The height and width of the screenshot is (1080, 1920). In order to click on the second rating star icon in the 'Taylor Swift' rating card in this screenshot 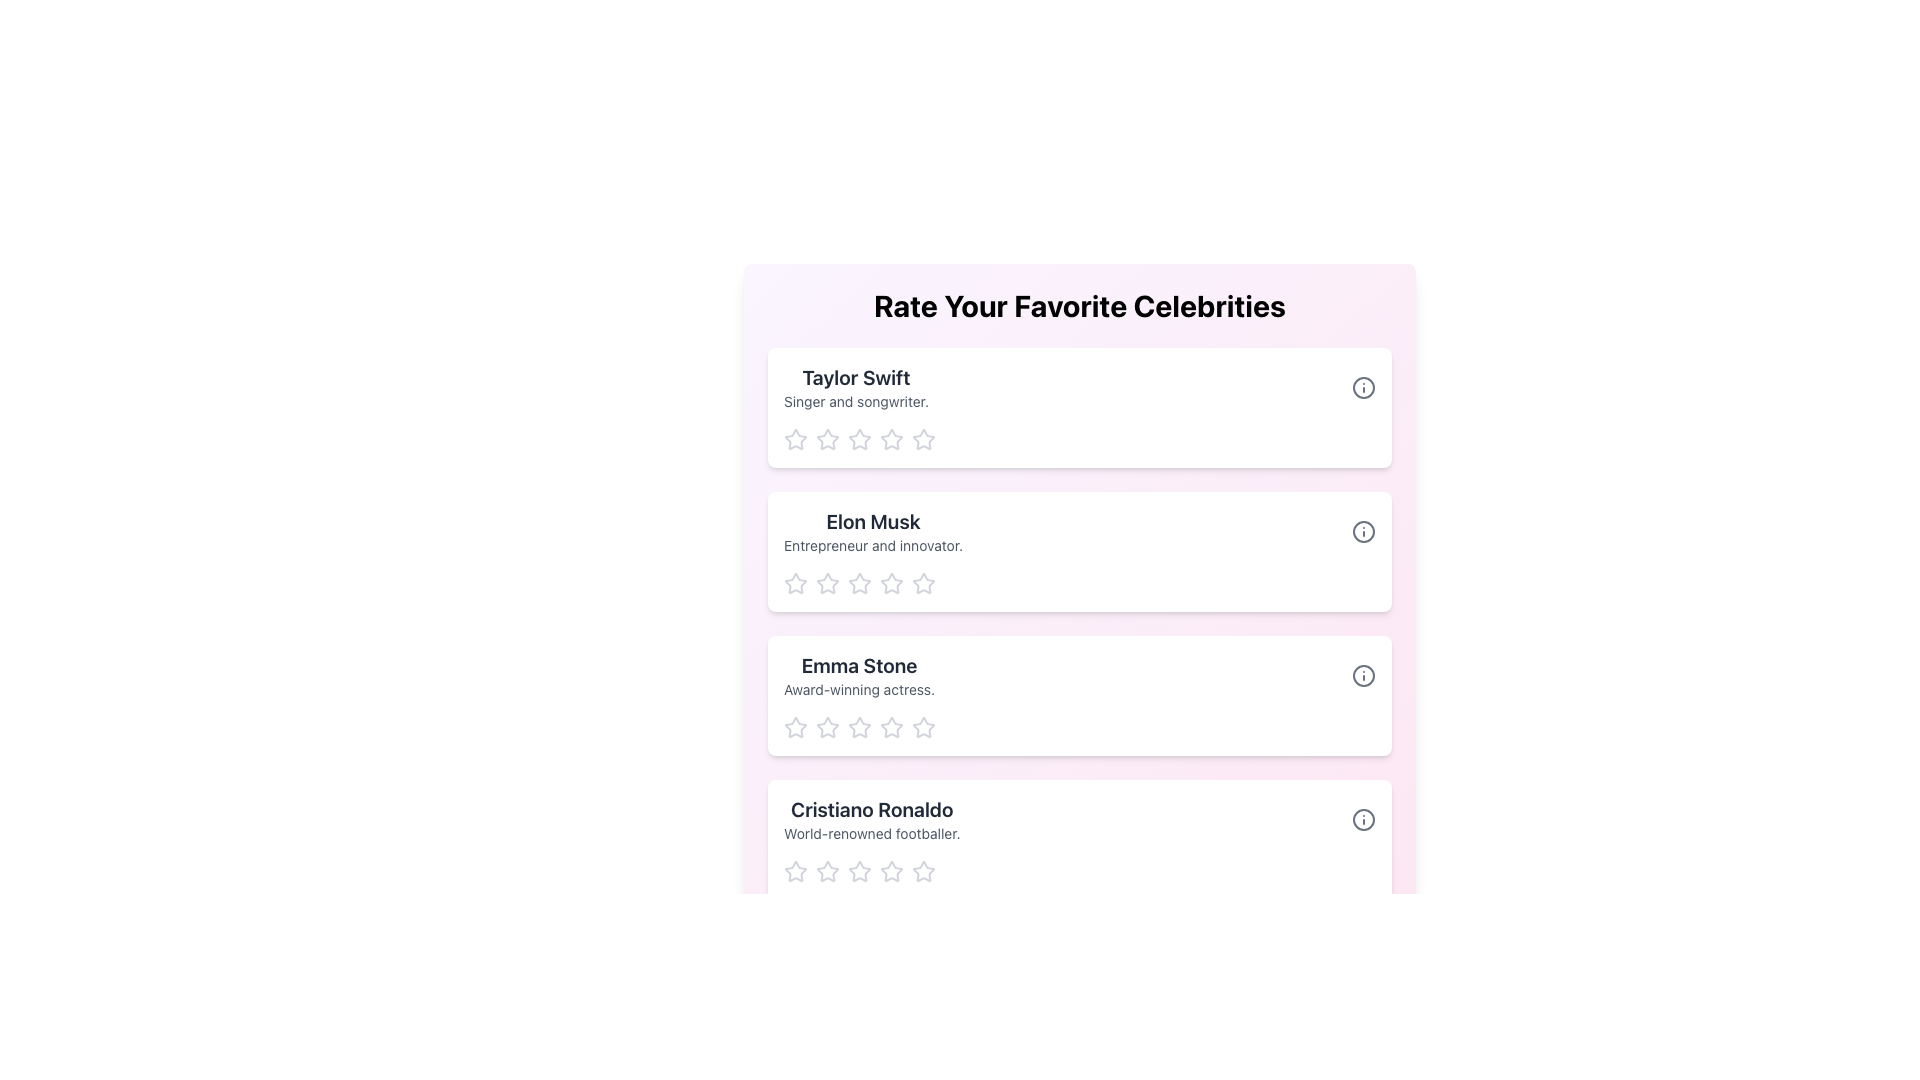, I will do `click(828, 438)`.